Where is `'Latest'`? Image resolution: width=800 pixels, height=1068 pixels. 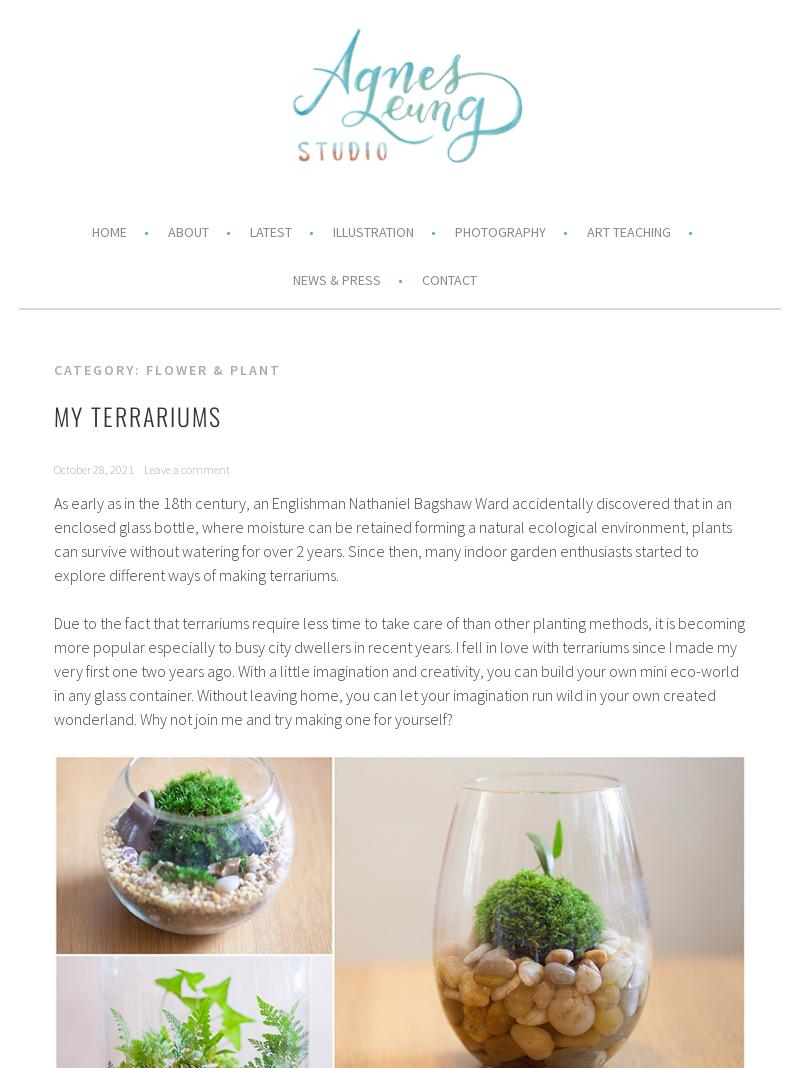 'Latest' is located at coordinates (248, 231).